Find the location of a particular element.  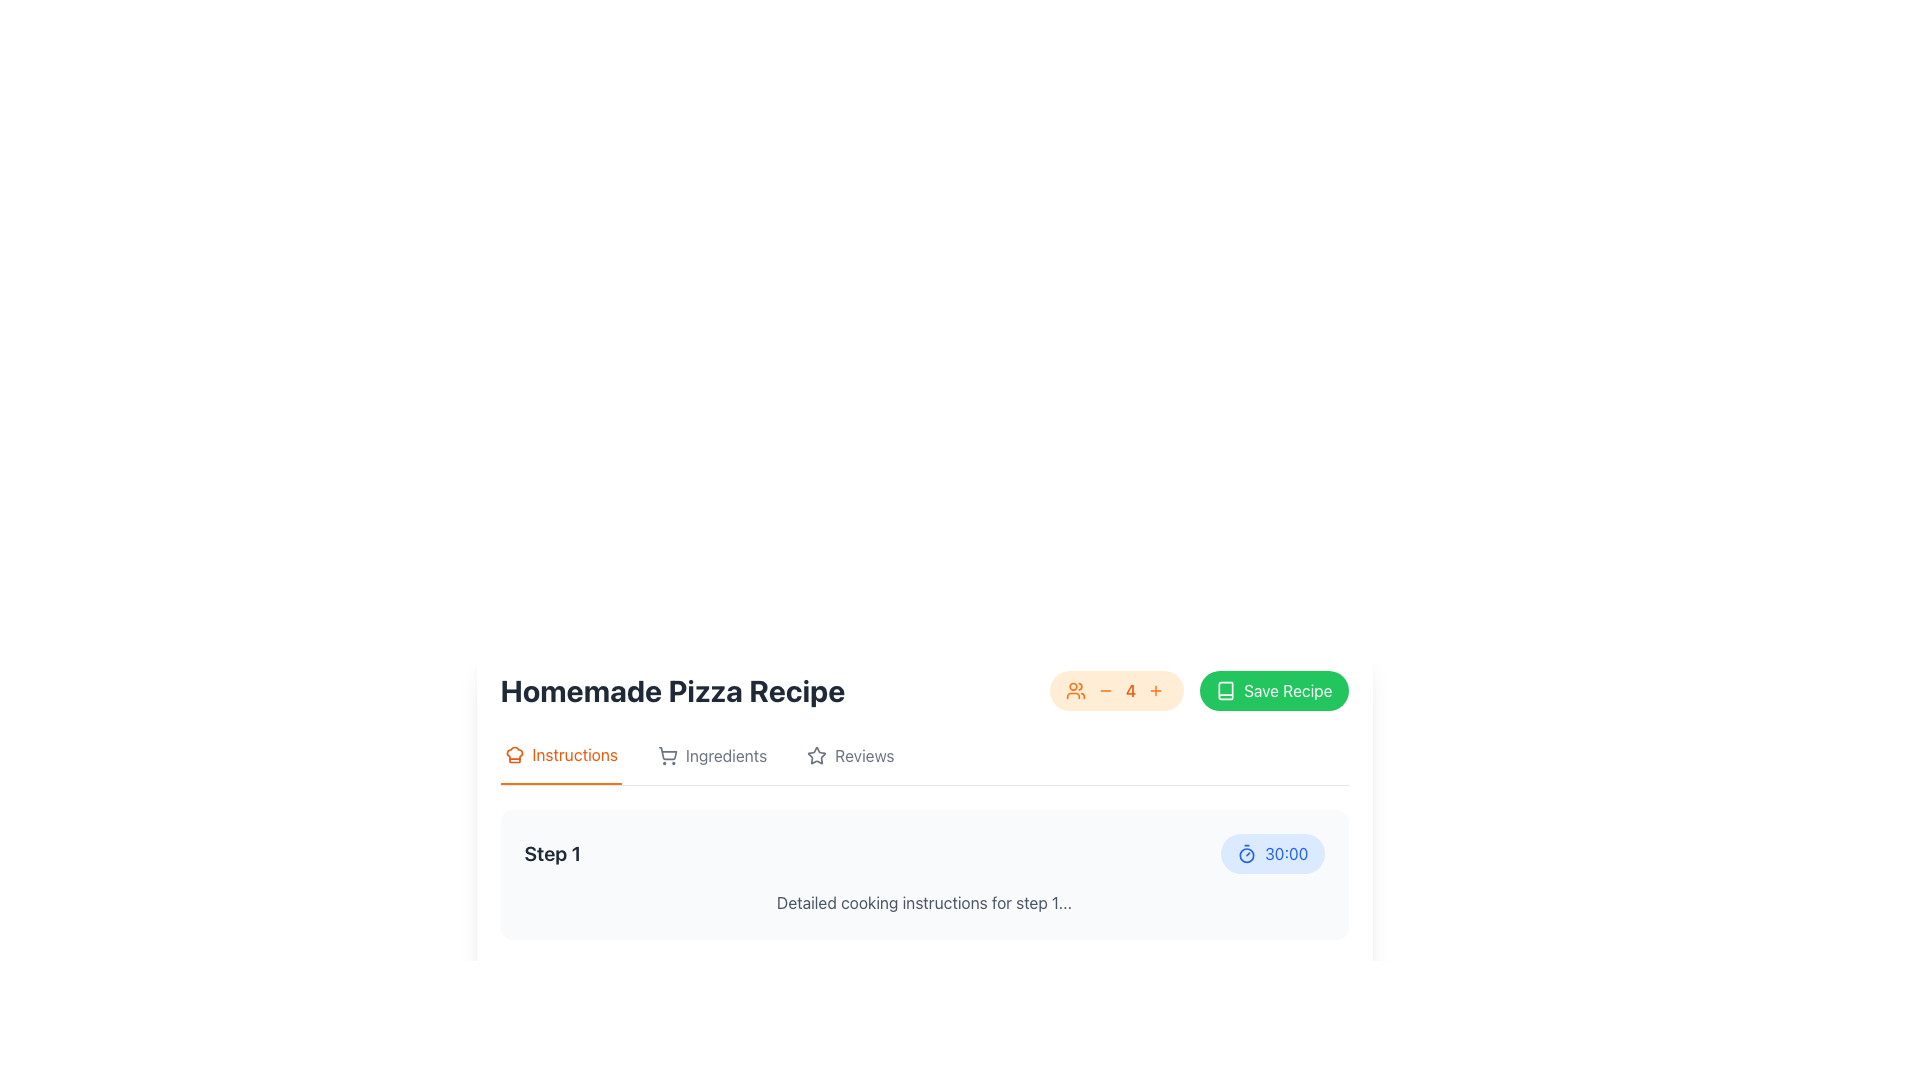

the decorative icon representing the 'Save Recipe' button, which is located inside a green rectangular button in the top-right section of the interface is located at coordinates (1225, 689).